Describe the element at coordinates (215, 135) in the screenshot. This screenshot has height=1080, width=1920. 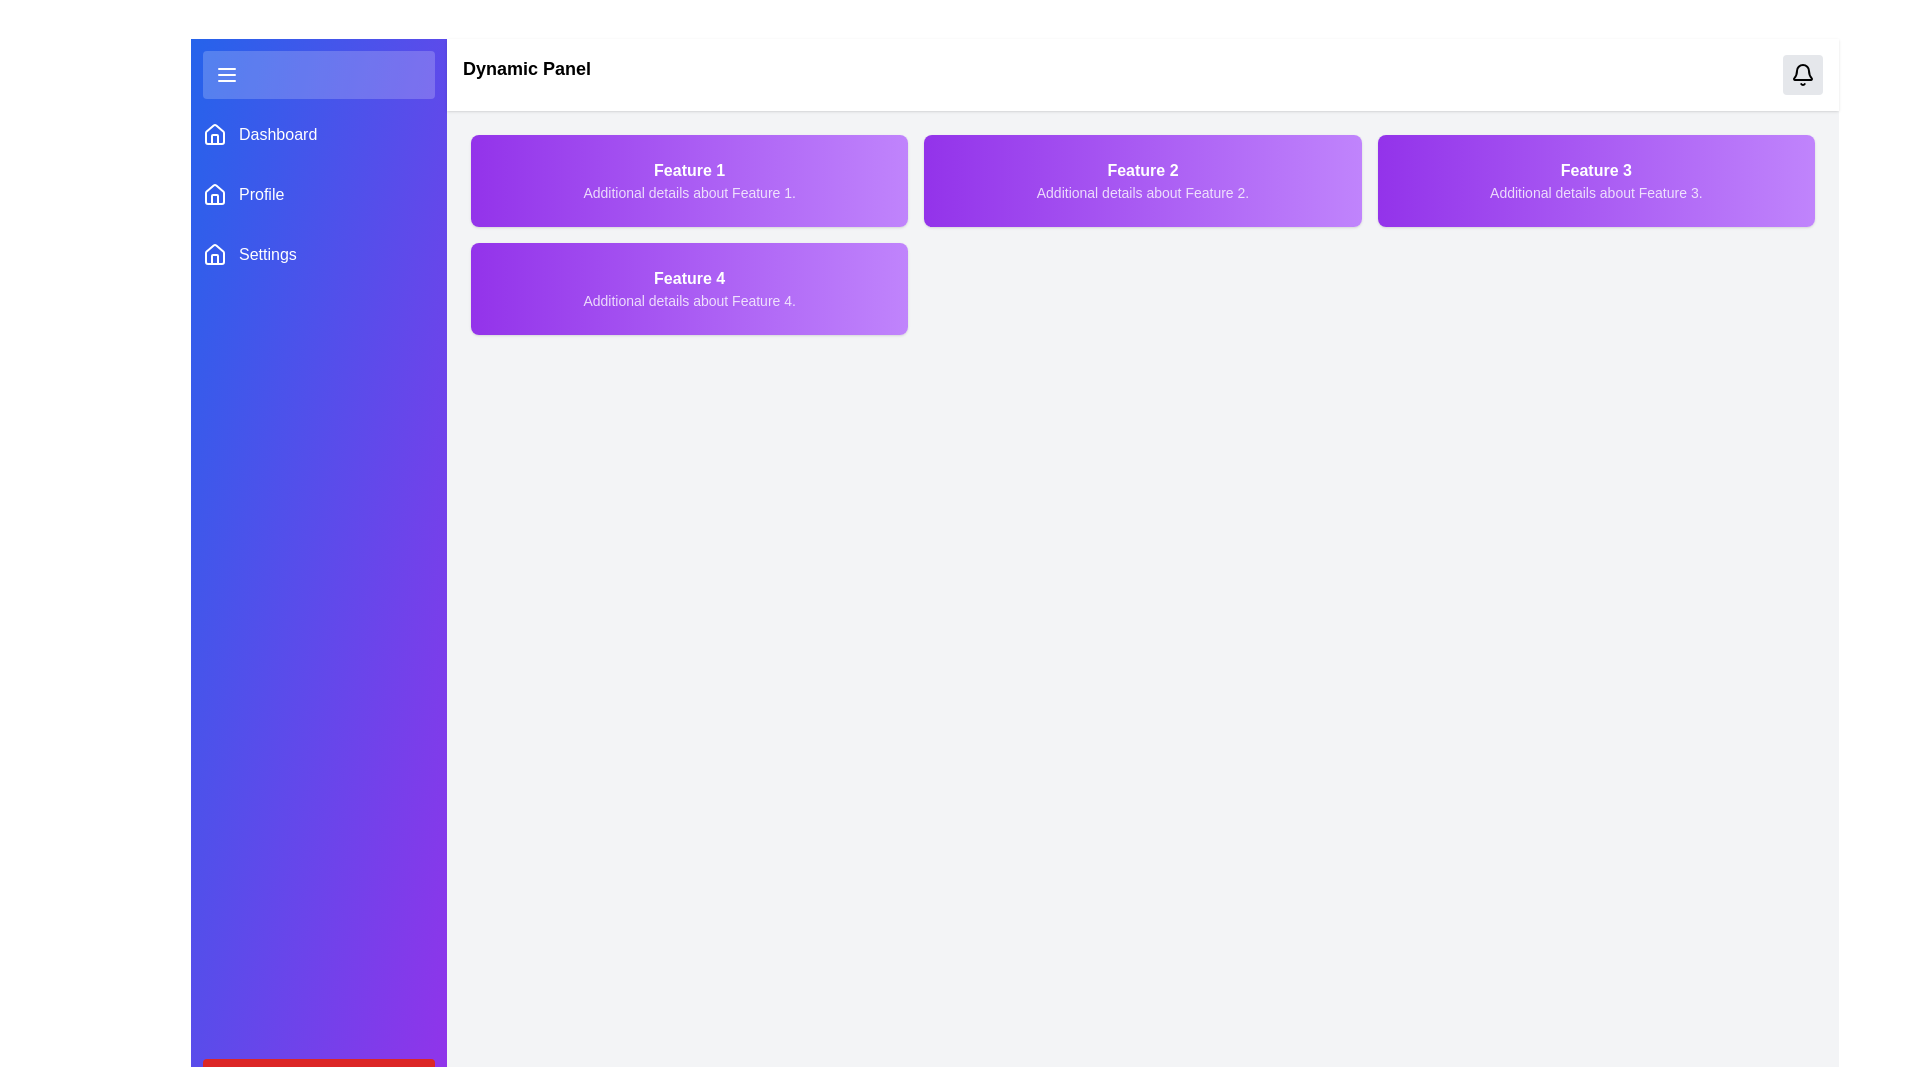
I see `the 'home' icon in the sidebar menu` at that location.